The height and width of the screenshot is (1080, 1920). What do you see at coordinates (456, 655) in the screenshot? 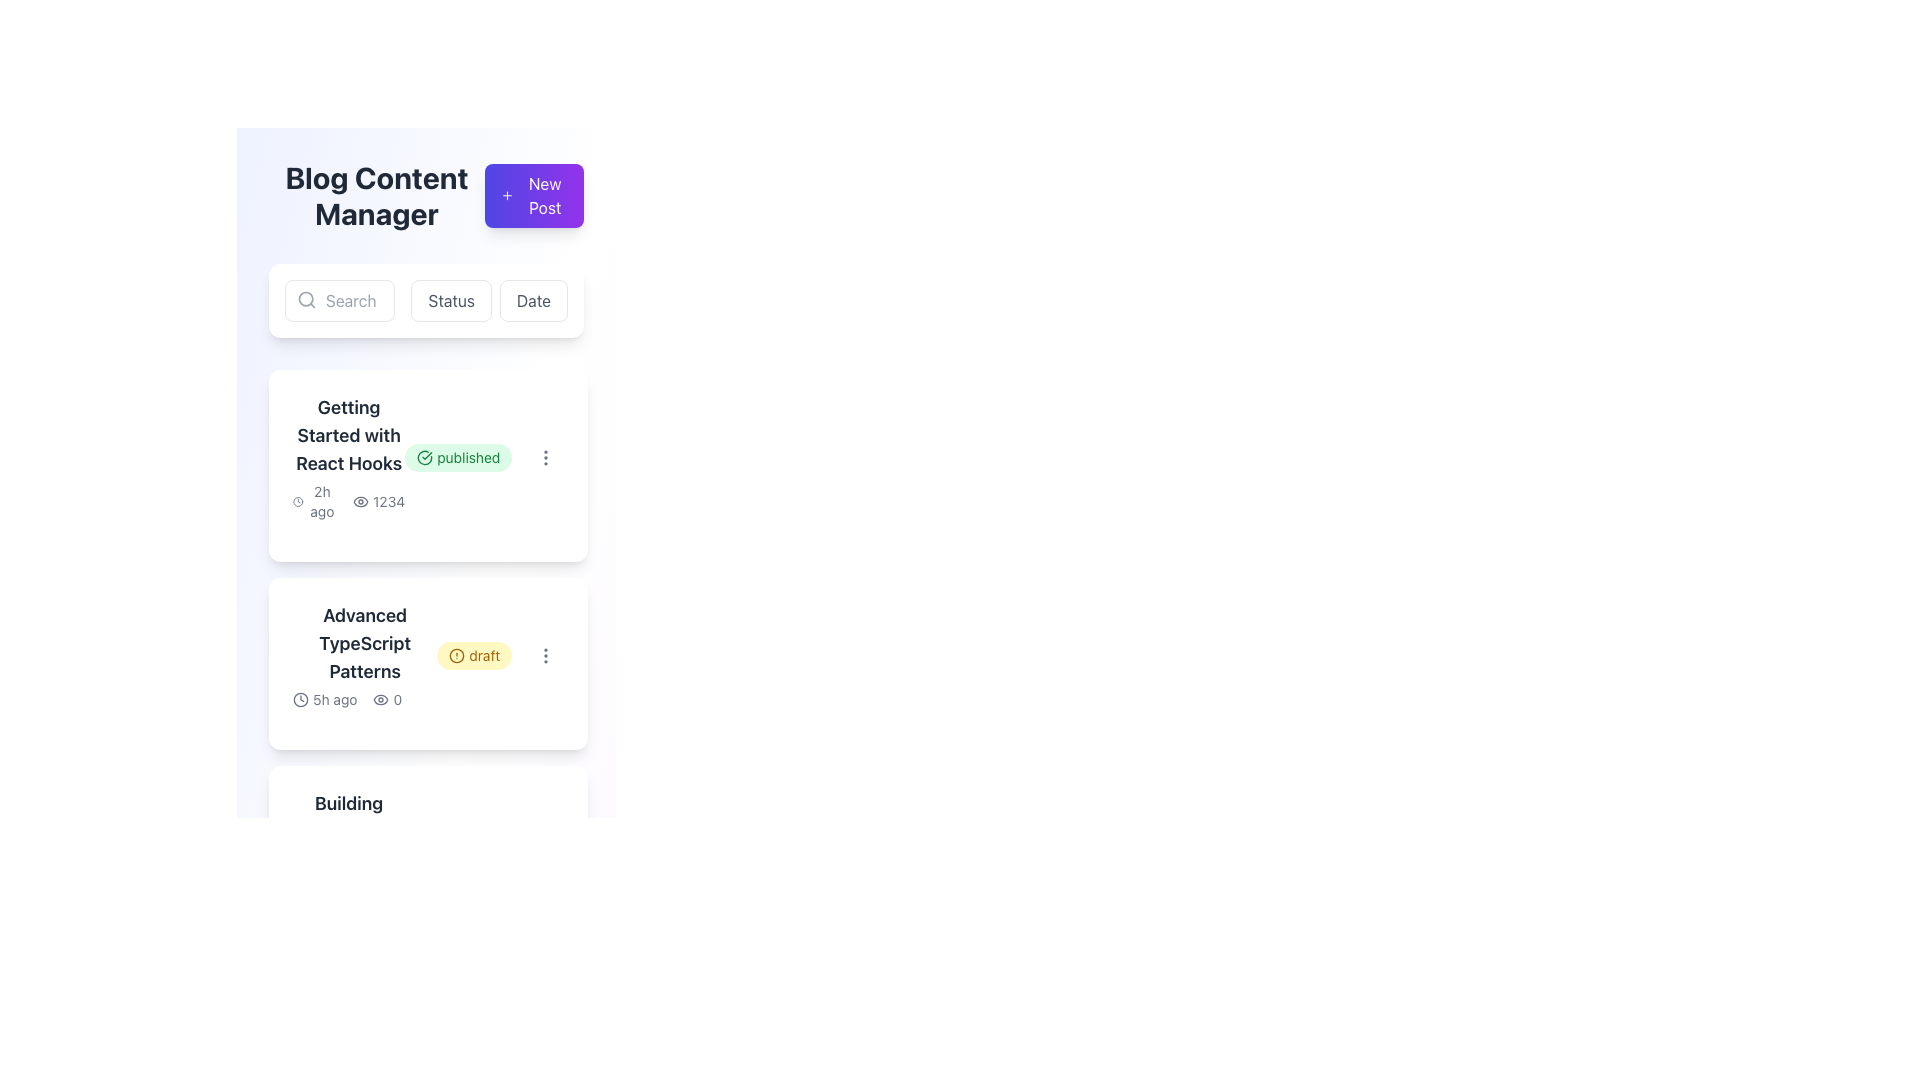
I see `the alert icon indicating the 'draft' status located to the right of the title 'Advanced TypeScript Patterns' in the second item of the vertical list of posts` at bounding box center [456, 655].